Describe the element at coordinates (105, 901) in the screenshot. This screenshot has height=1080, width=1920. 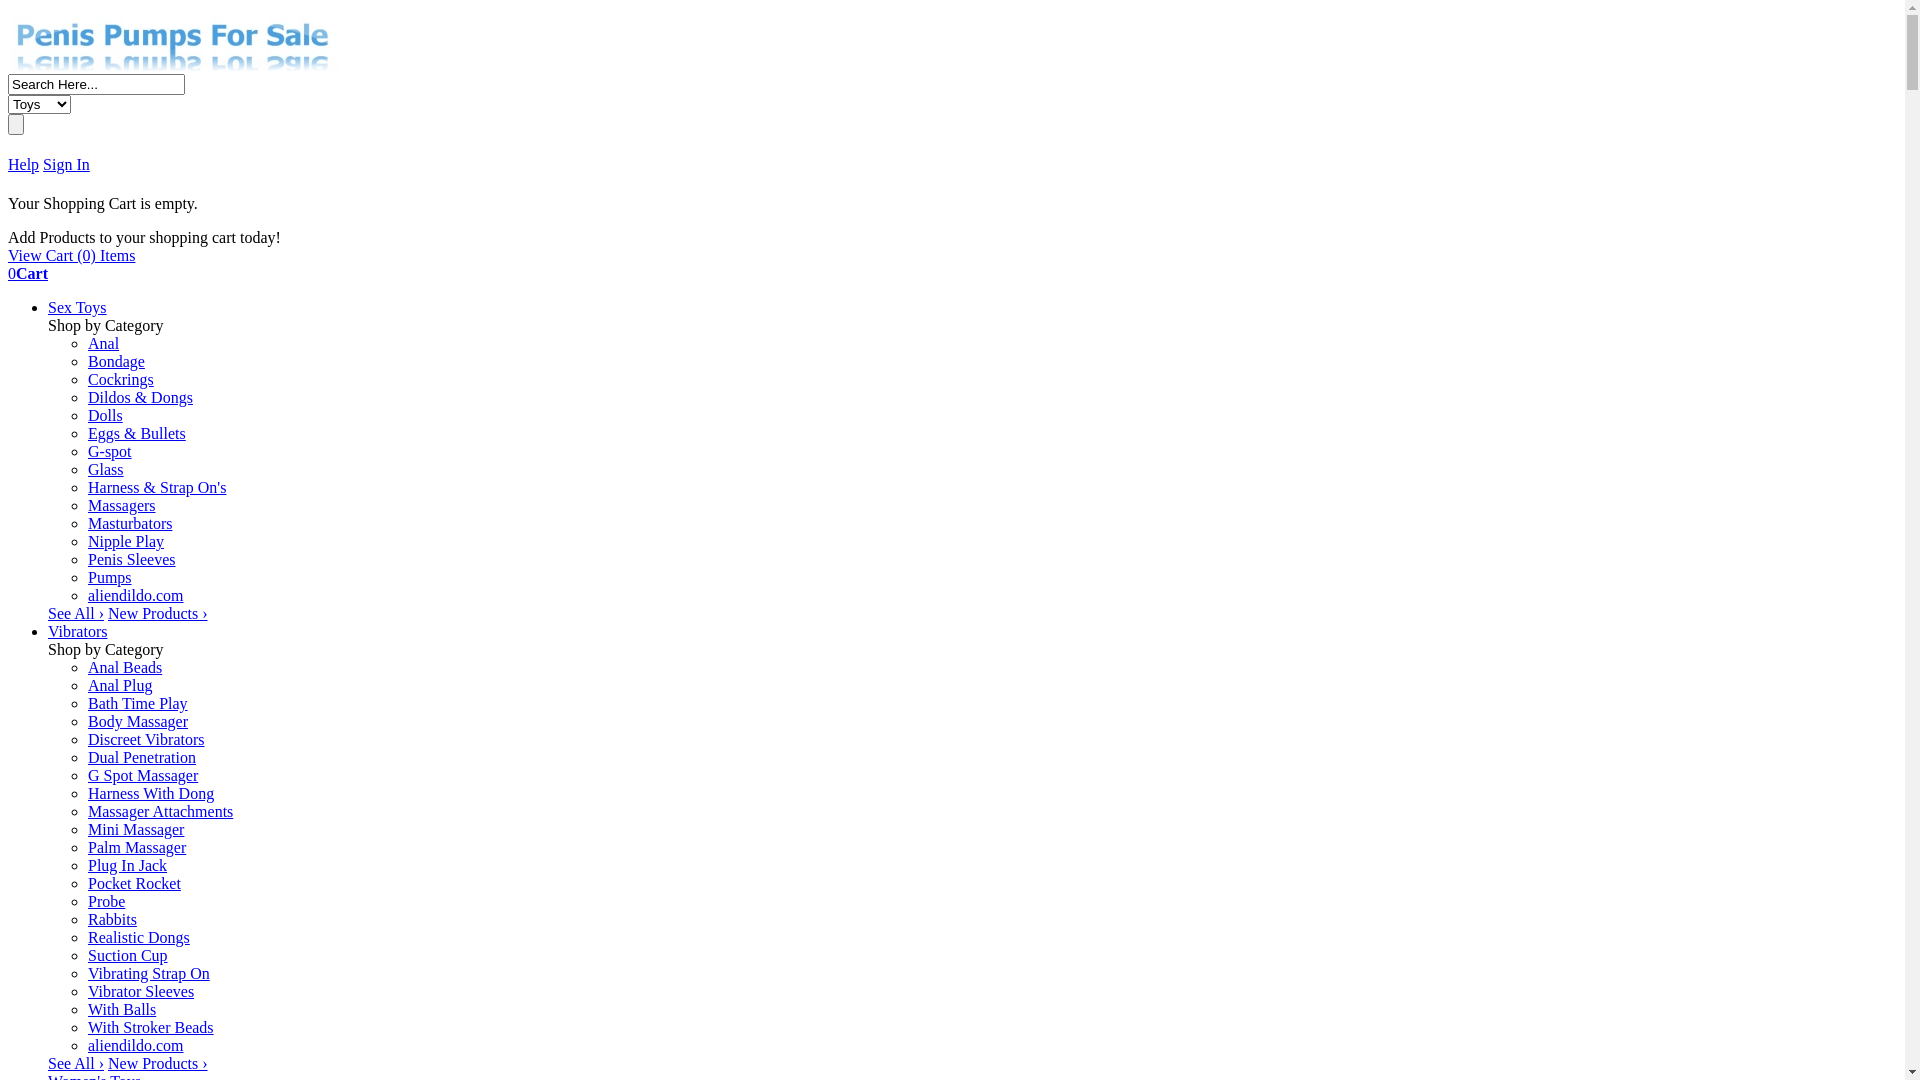
I see `'Probe'` at that location.